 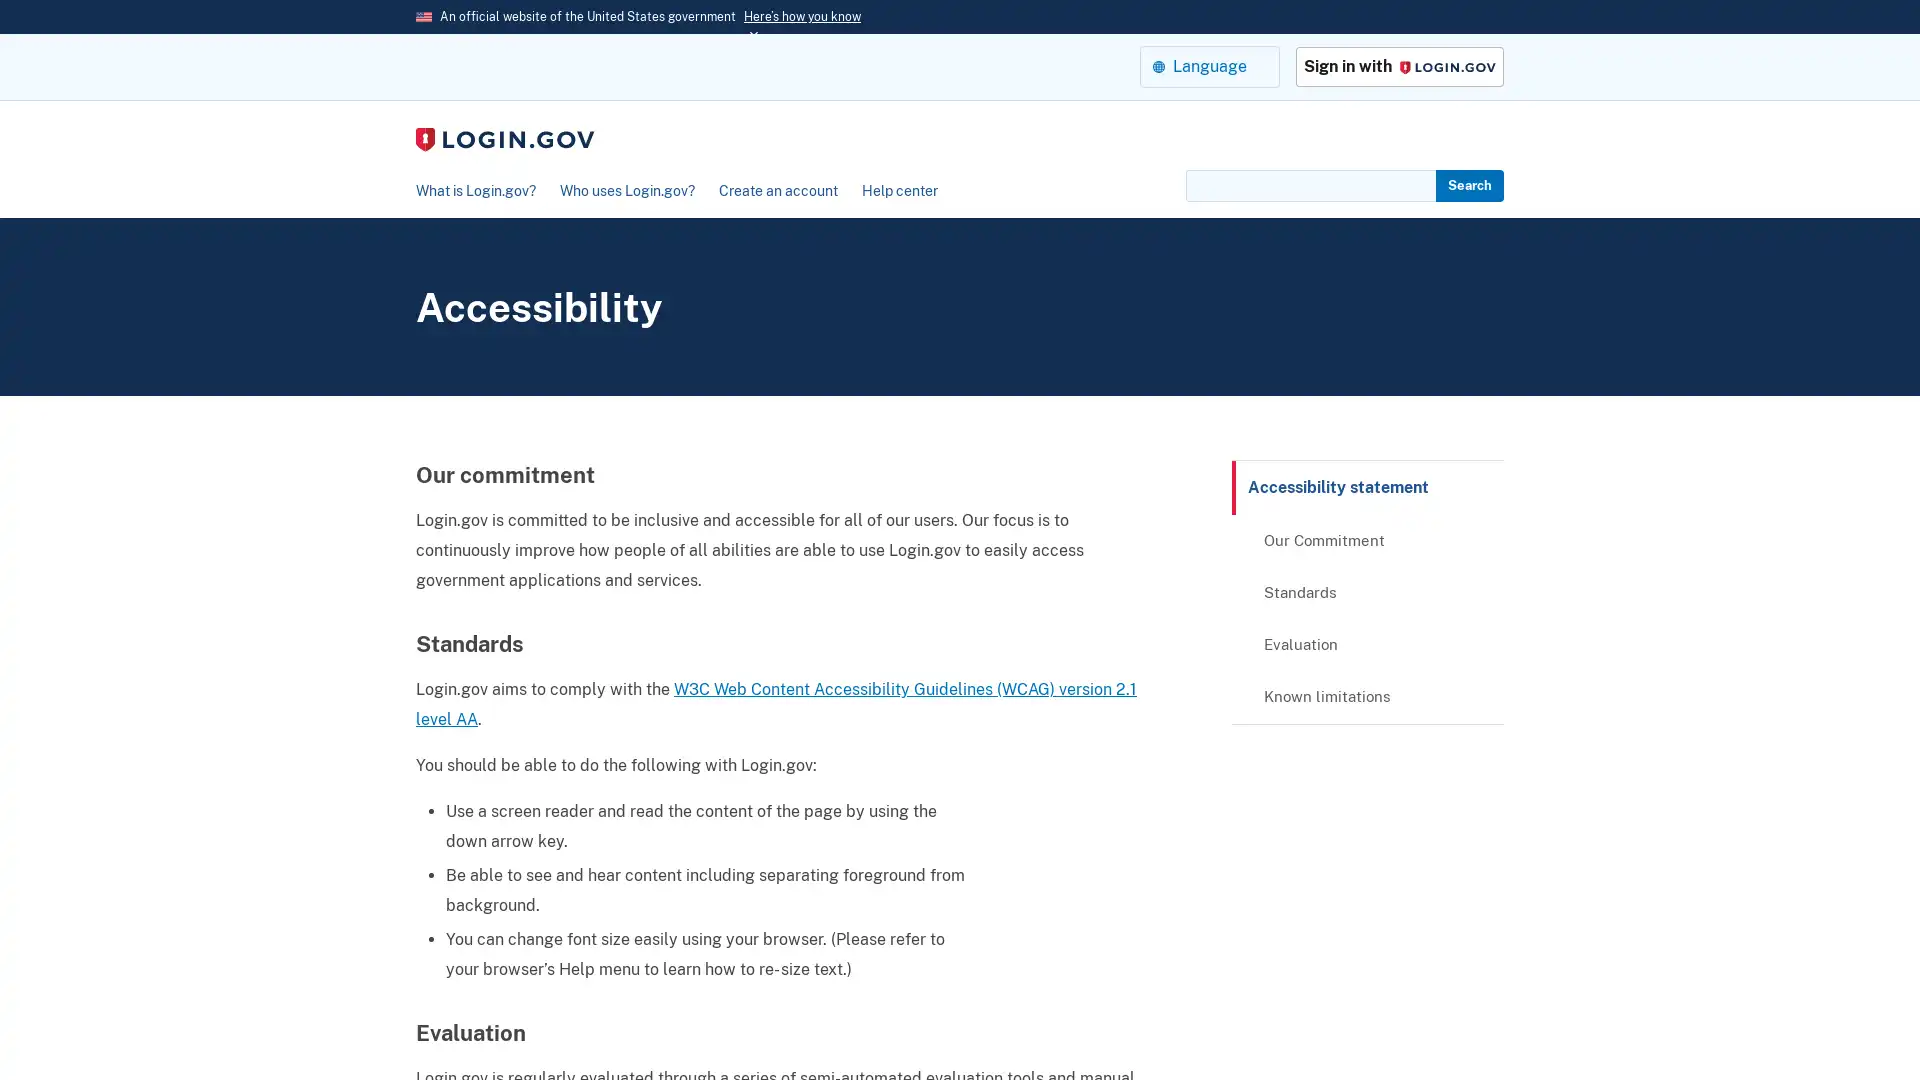 What do you see at coordinates (802, 16) in the screenshot?
I see `Heres how you know` at bounding box center [802, 16].